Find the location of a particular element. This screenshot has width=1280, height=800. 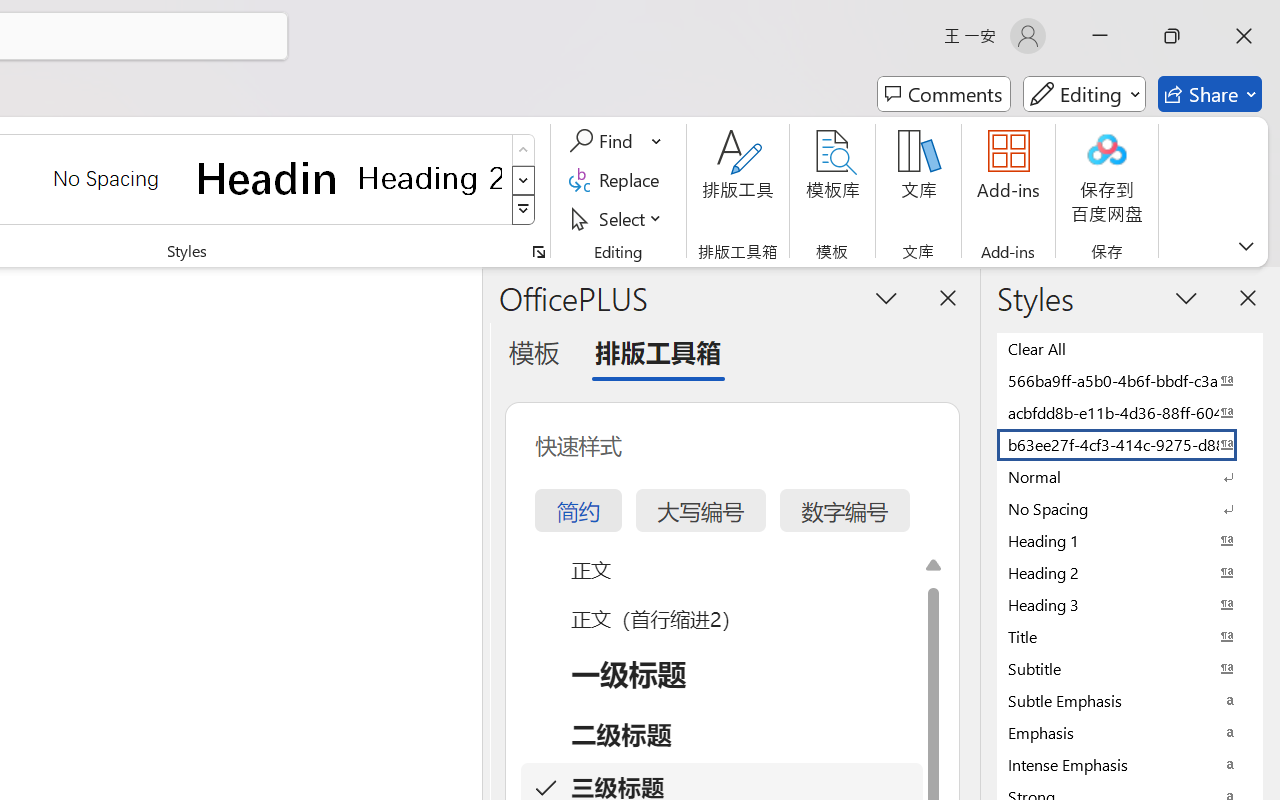

'Mode' is located at coordinates (1083, 94).